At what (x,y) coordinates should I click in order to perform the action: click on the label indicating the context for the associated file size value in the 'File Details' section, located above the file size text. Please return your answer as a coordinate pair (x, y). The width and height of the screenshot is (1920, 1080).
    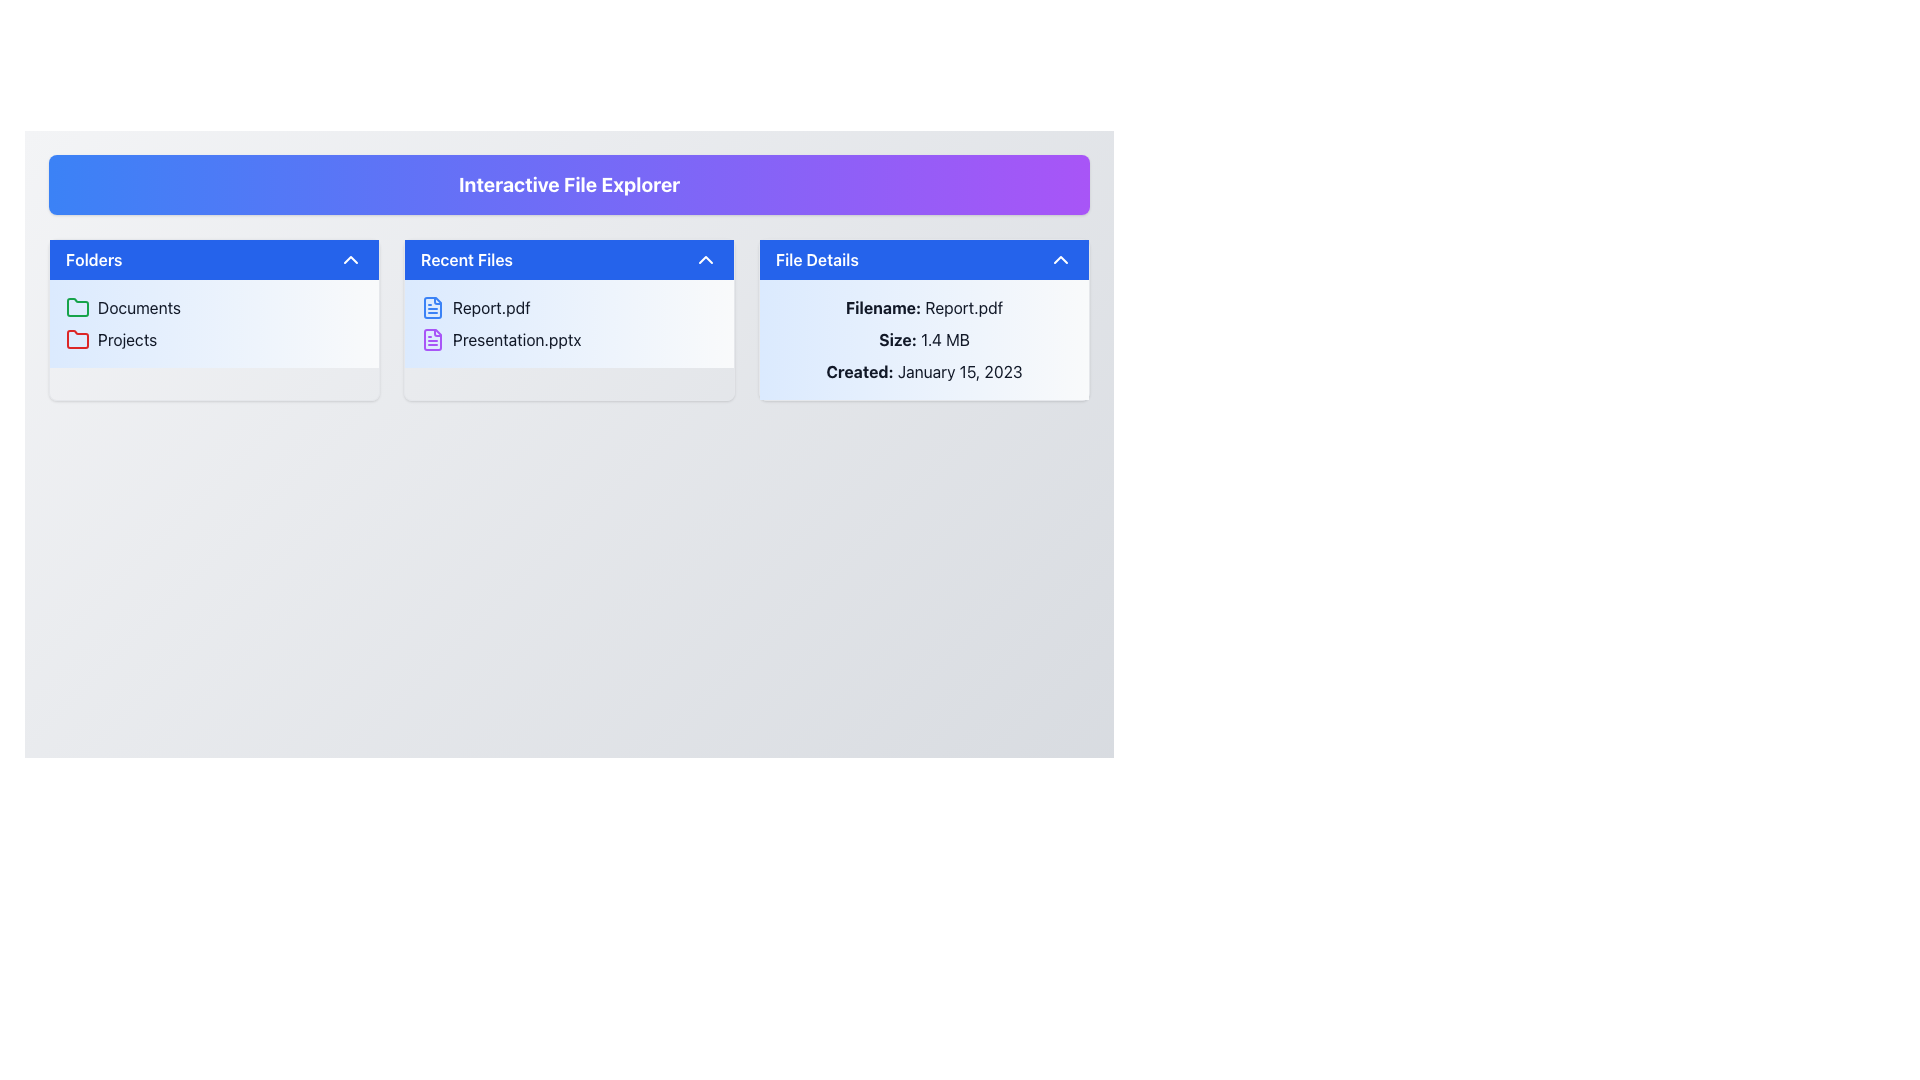
    Looking at the image, I should click on (896, 338).